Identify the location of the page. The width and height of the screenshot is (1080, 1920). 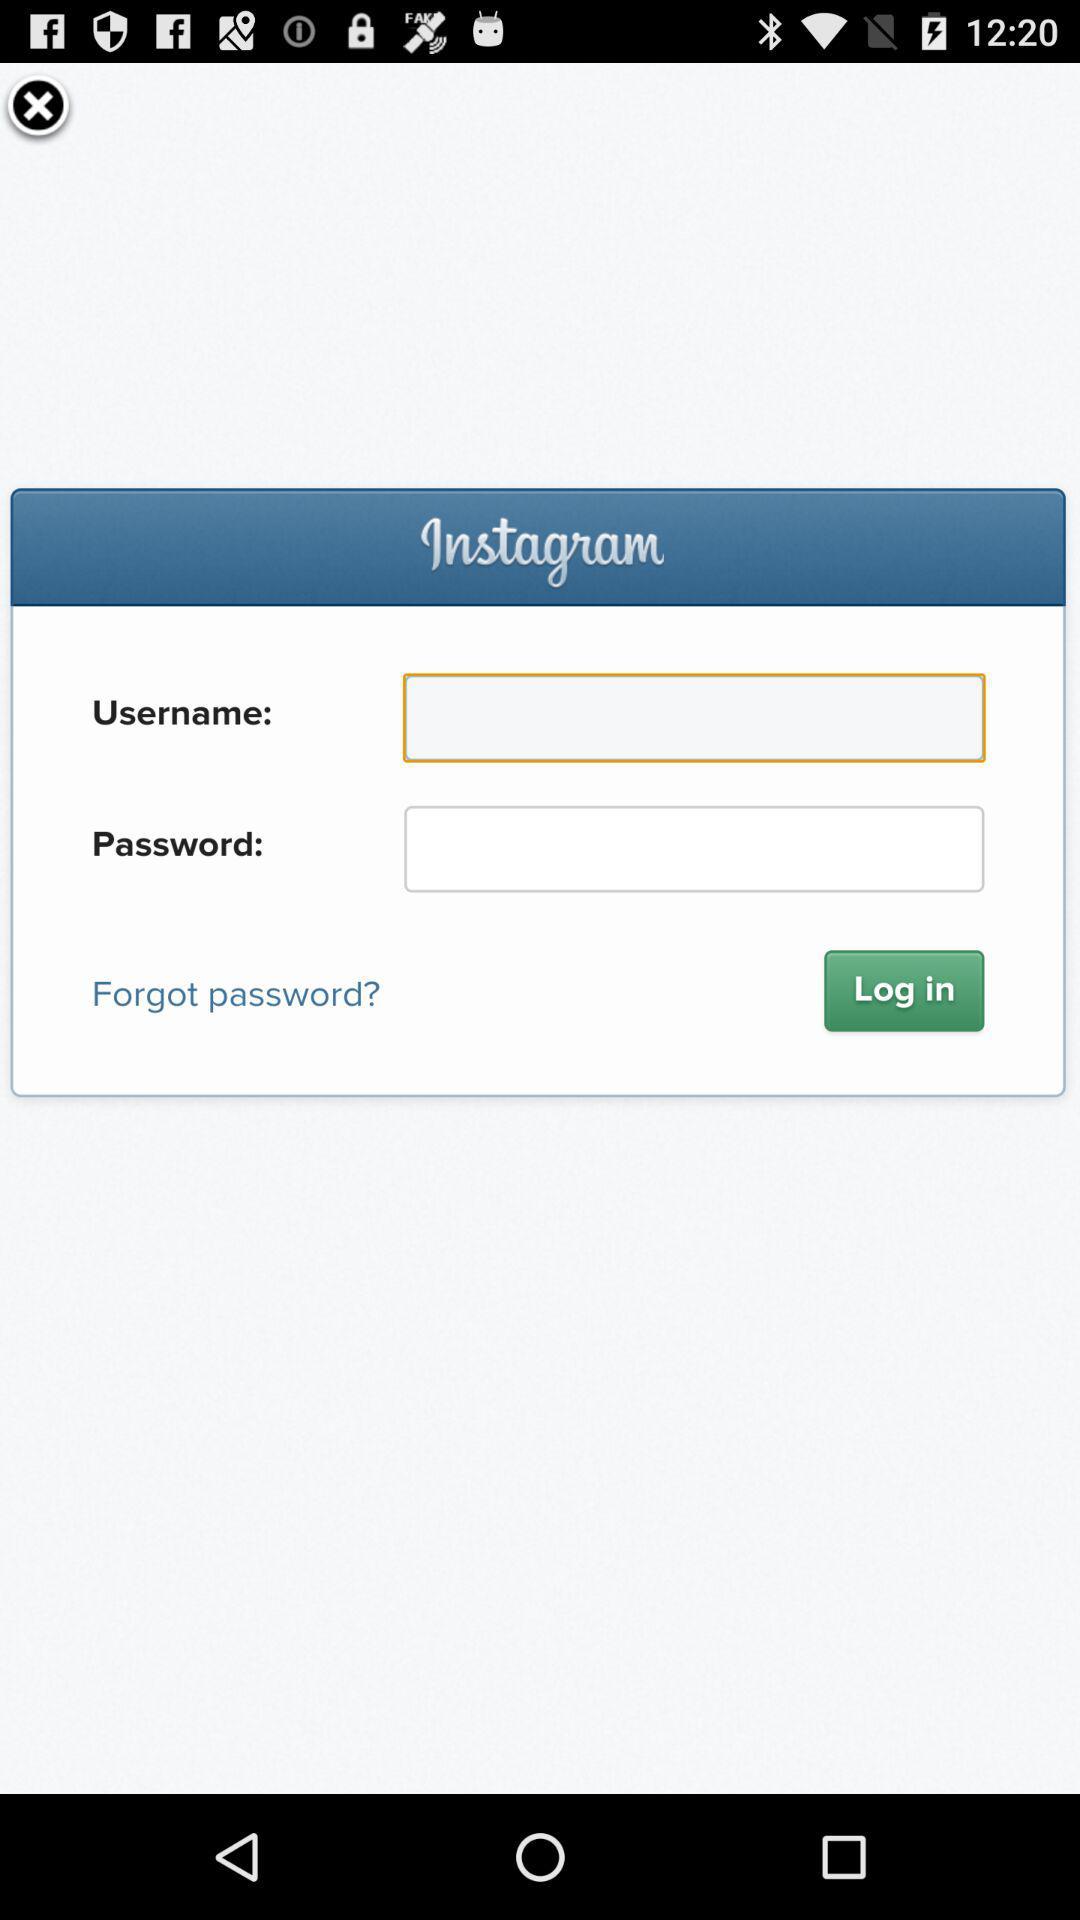
(38, 104).